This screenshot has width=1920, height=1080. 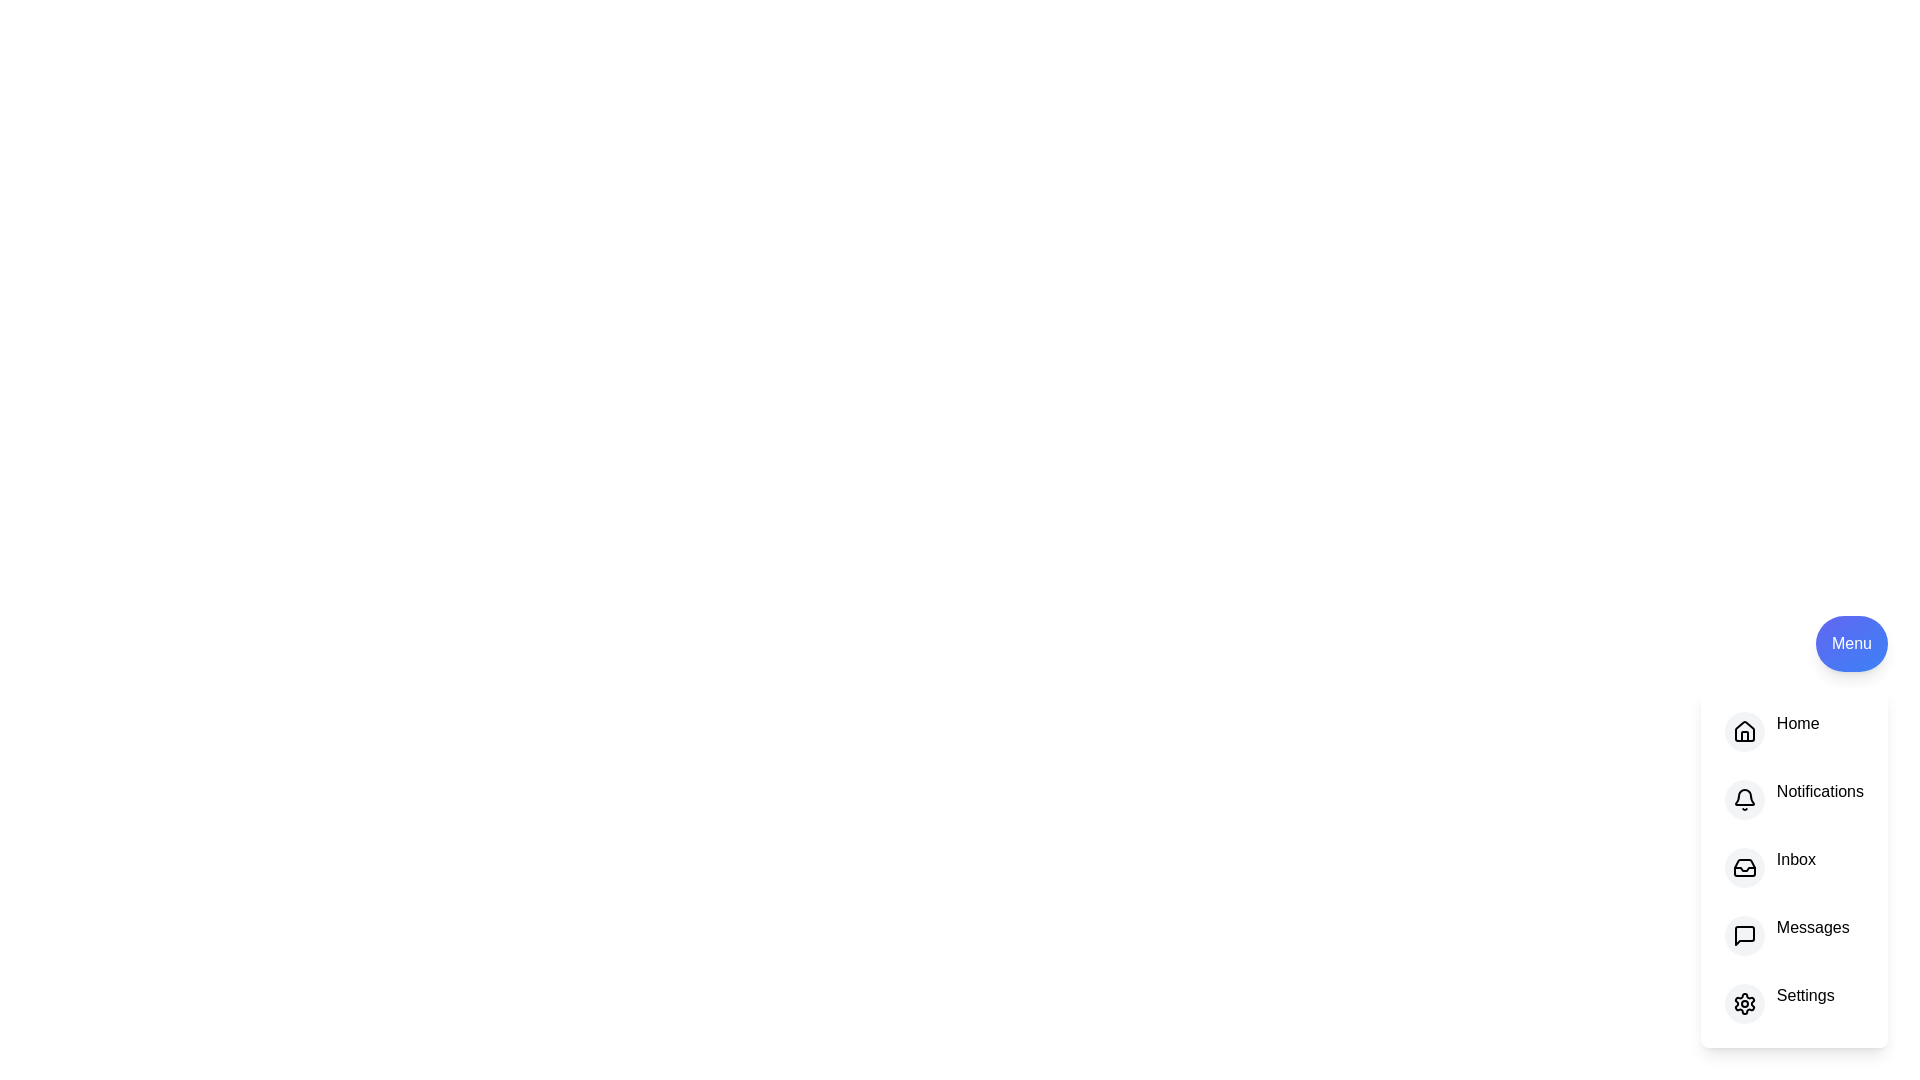 I want to click on the 'Menu' button to toggle the menu visibility, so click(x=1851, y=644).